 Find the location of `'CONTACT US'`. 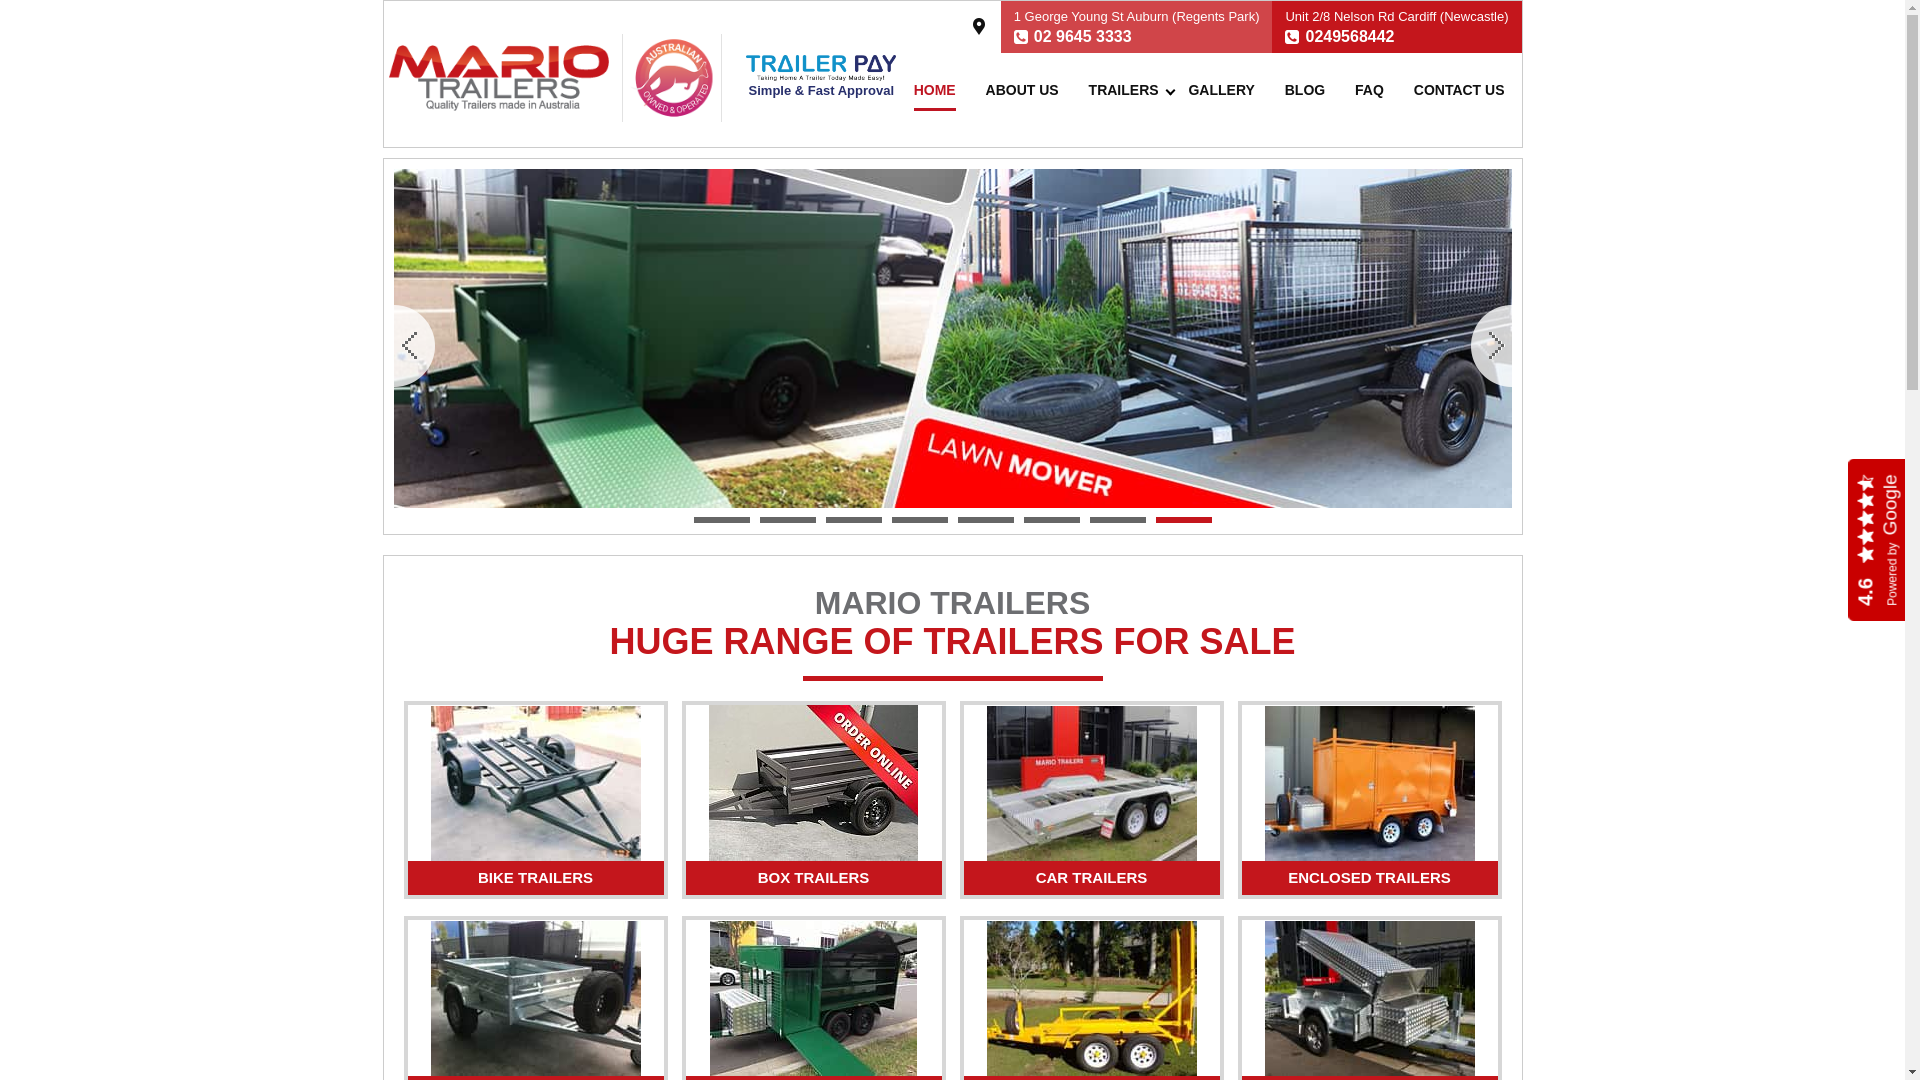

'CONTACT US' is located at coordinates (1459, 88).